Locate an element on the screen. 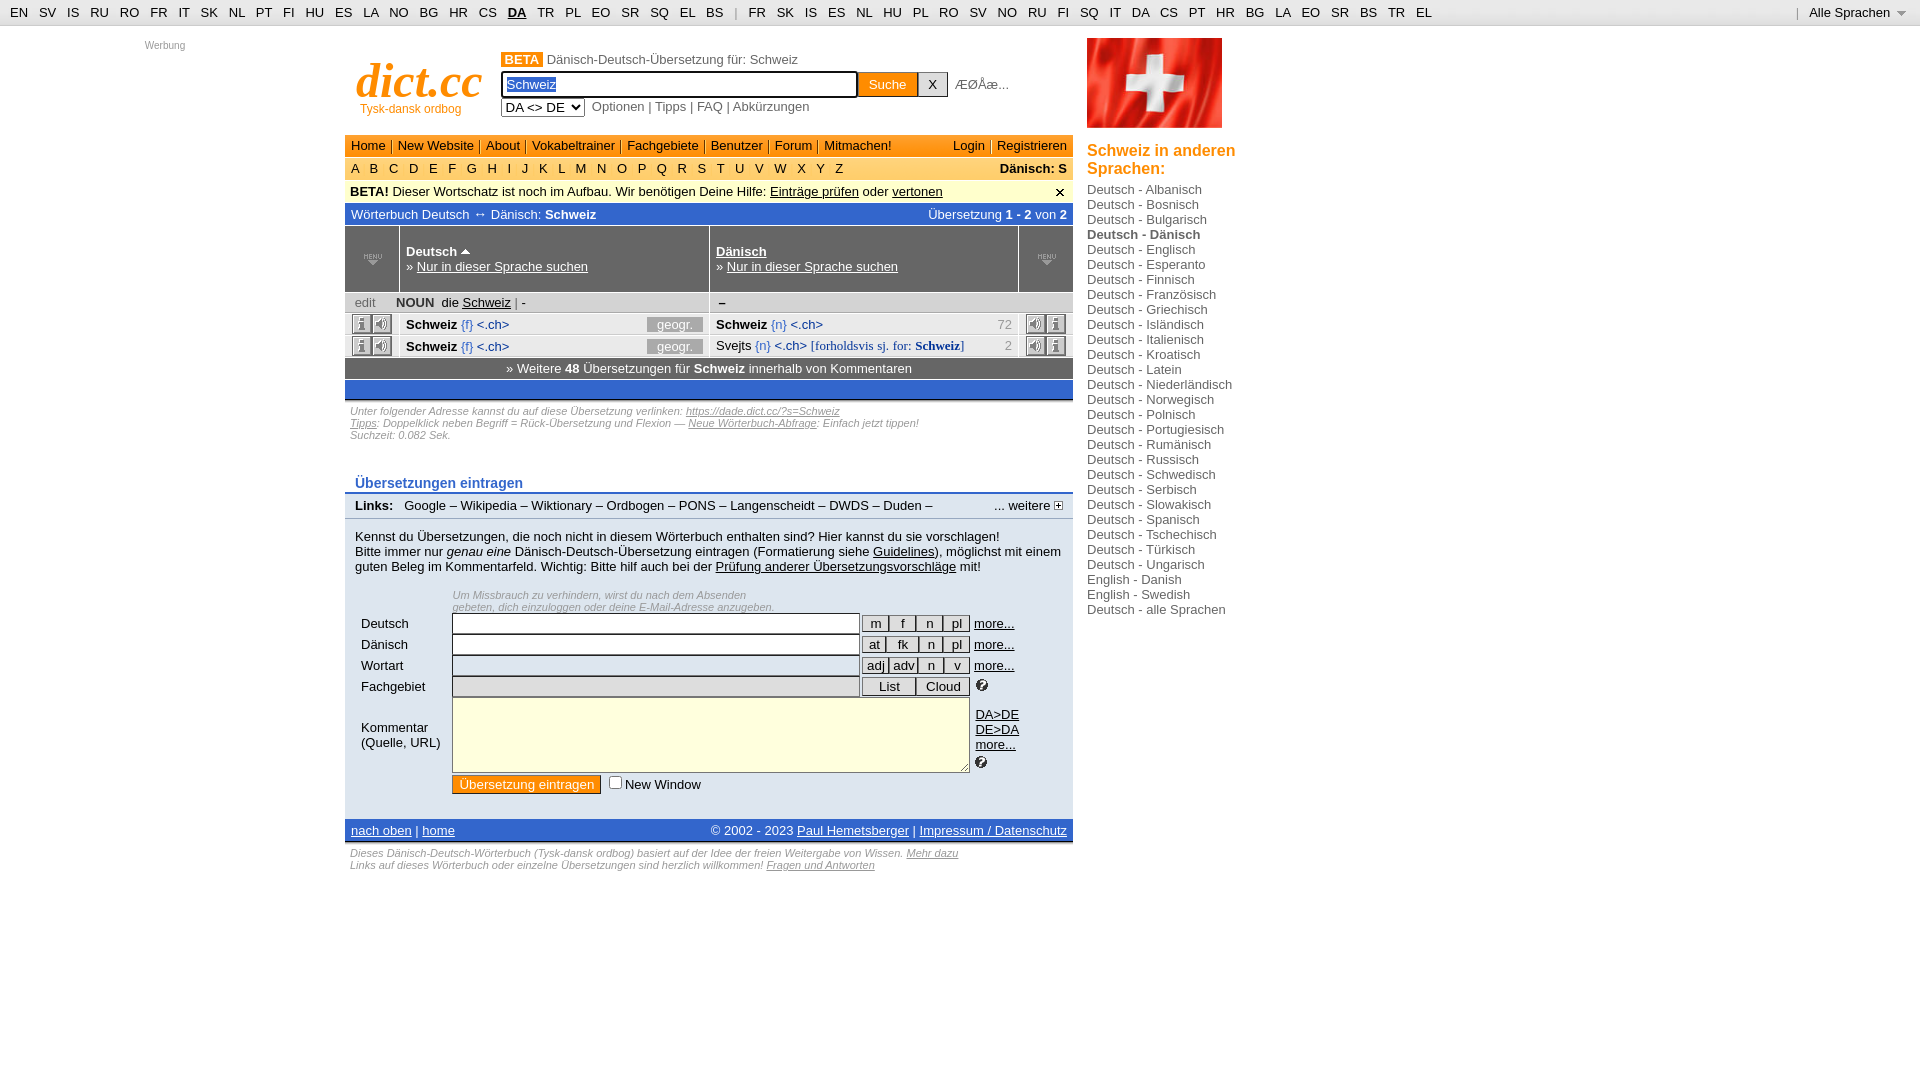 The width and height of the screenshot is (1920, 1080). 'edit' is located at coordinates (365, 302).